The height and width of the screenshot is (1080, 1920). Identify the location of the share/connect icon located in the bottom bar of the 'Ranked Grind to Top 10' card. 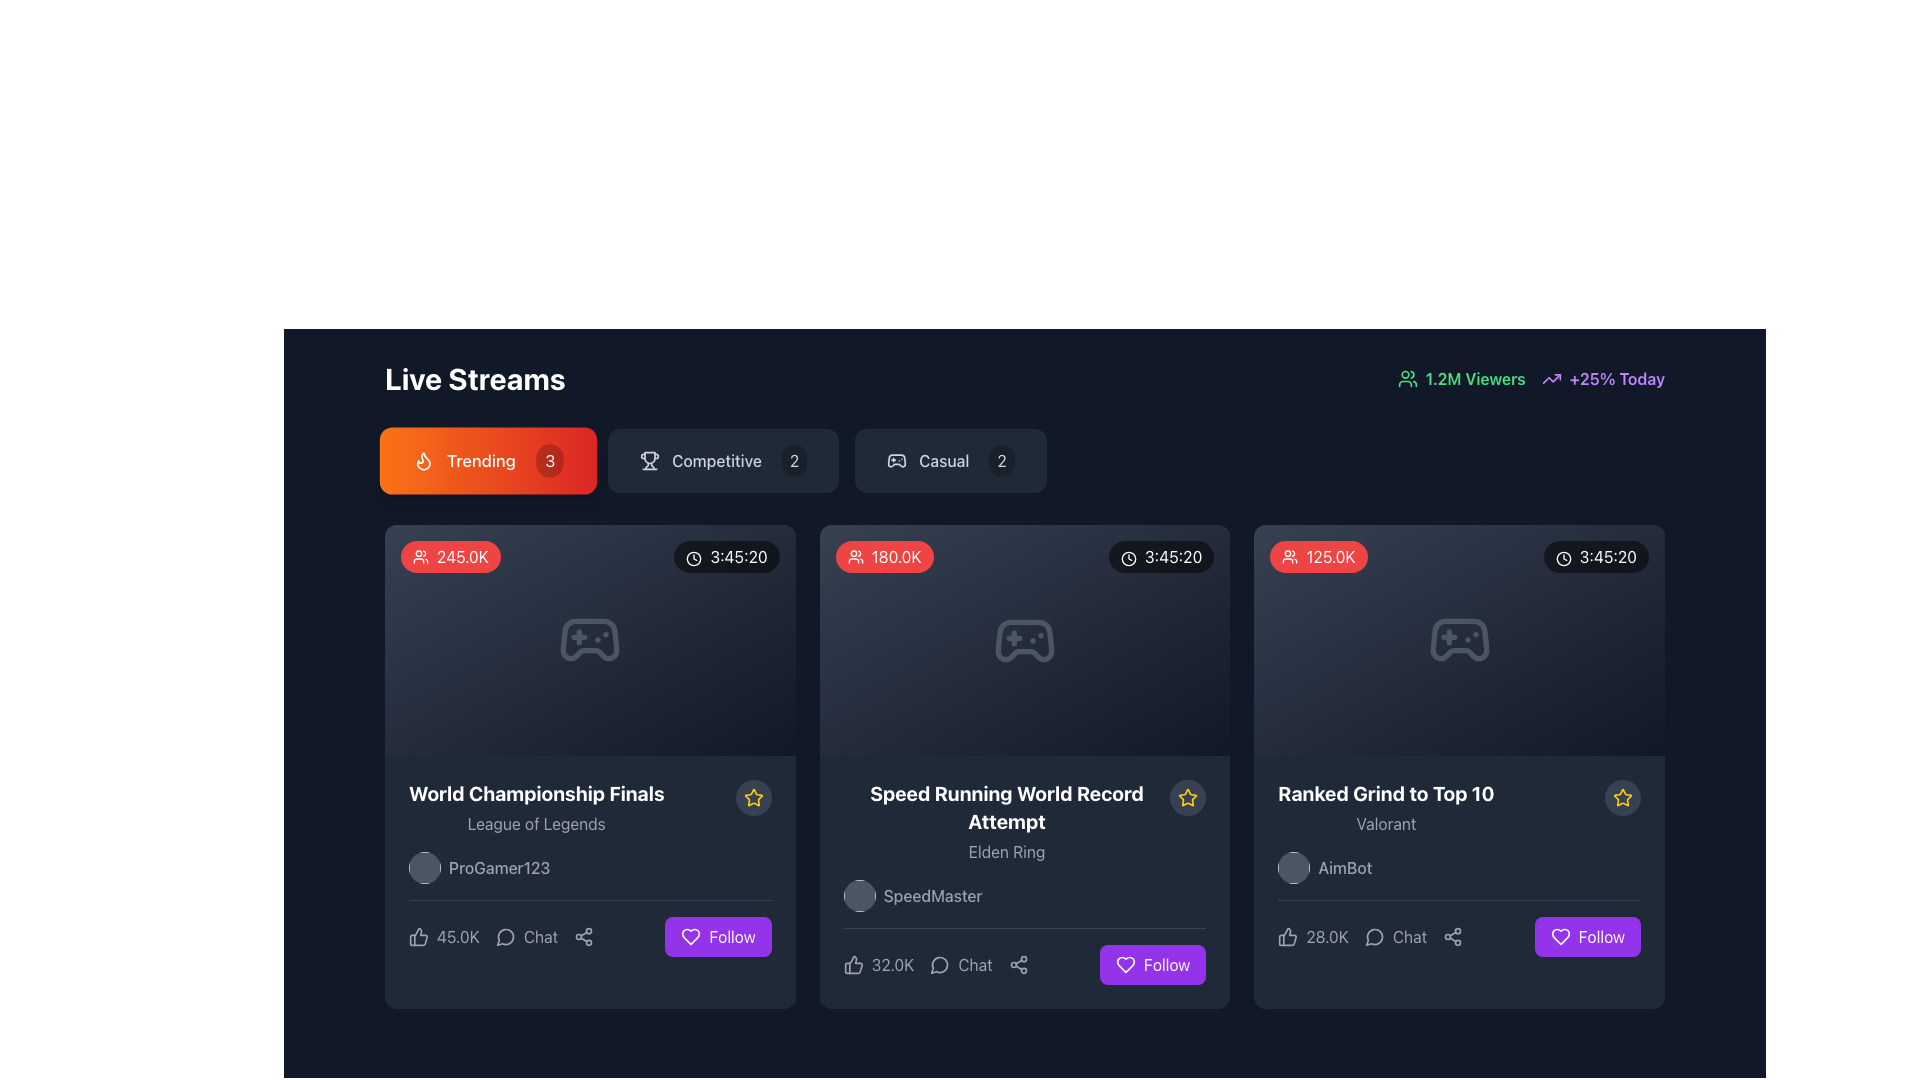
(1453, 937).